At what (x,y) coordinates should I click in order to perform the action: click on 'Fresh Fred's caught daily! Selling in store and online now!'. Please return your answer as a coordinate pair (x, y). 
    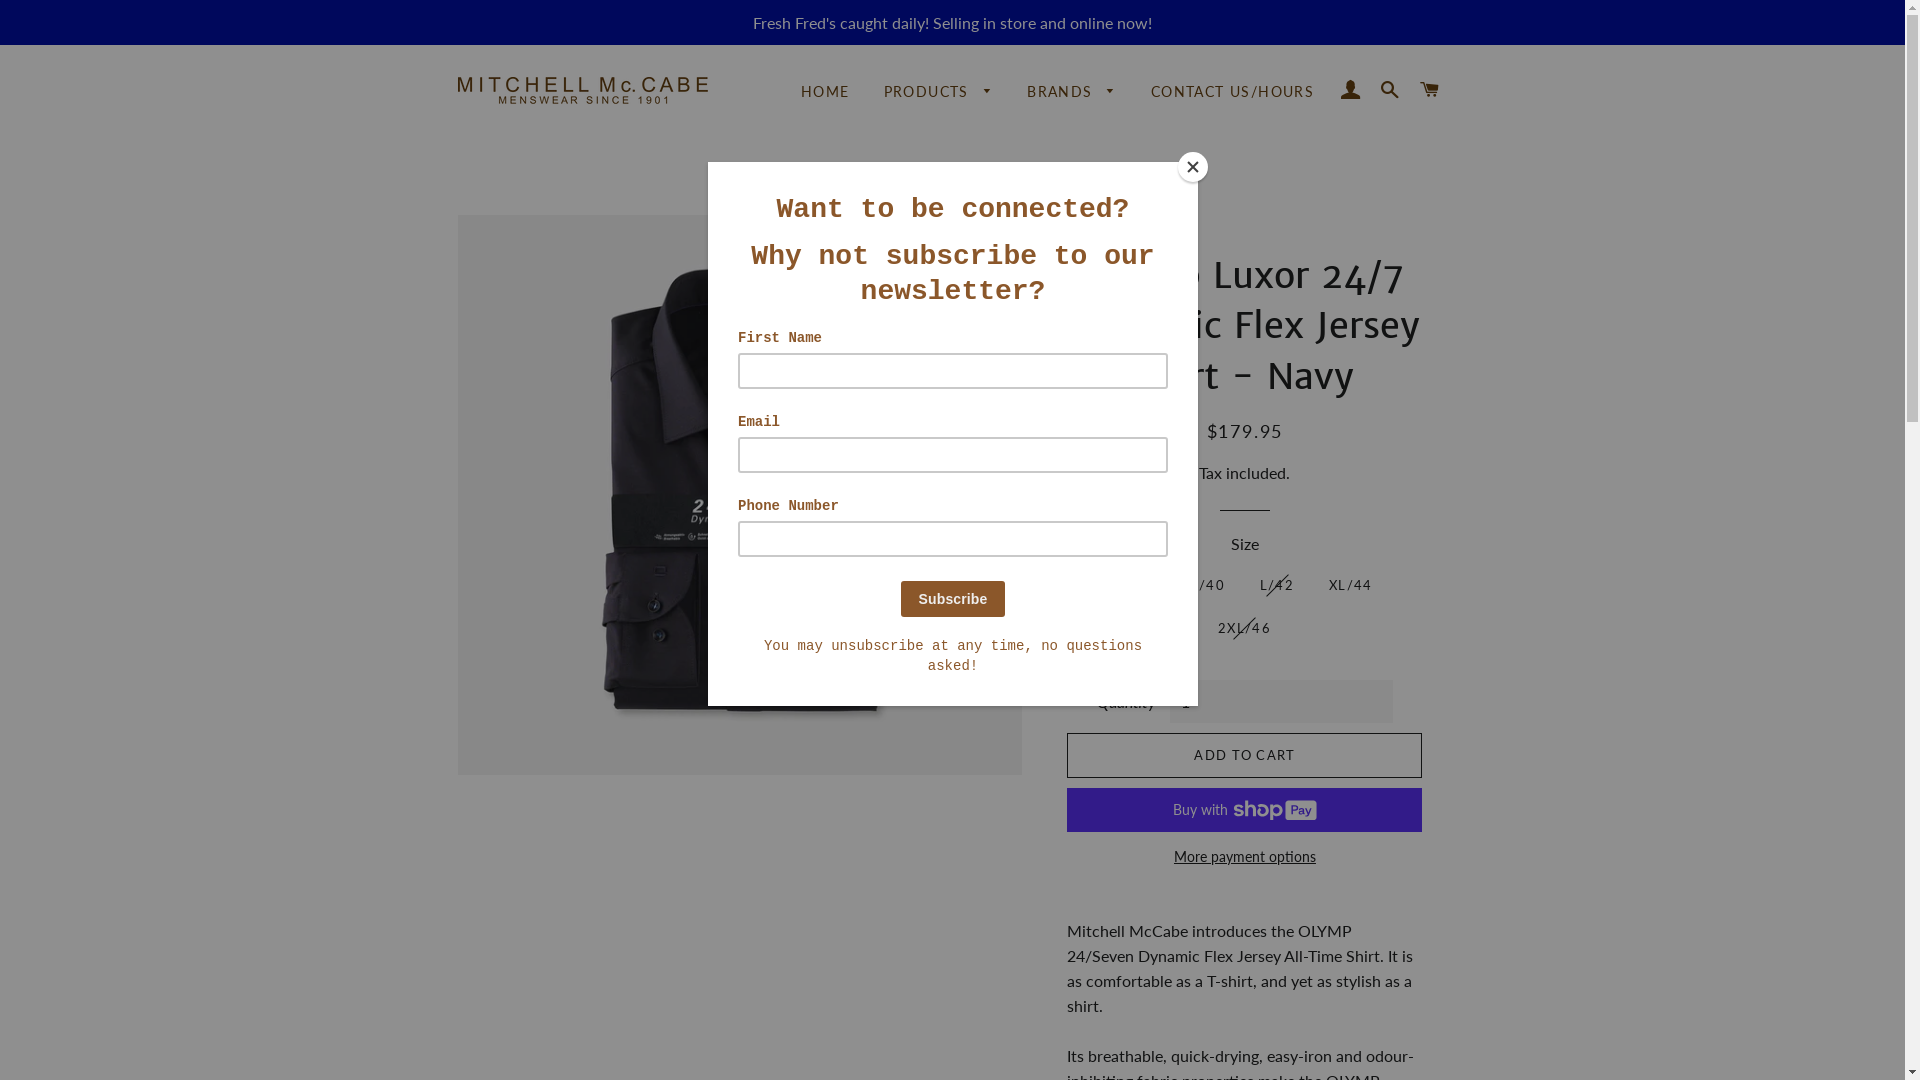
    Looking at the image, I should click on (951, 22).